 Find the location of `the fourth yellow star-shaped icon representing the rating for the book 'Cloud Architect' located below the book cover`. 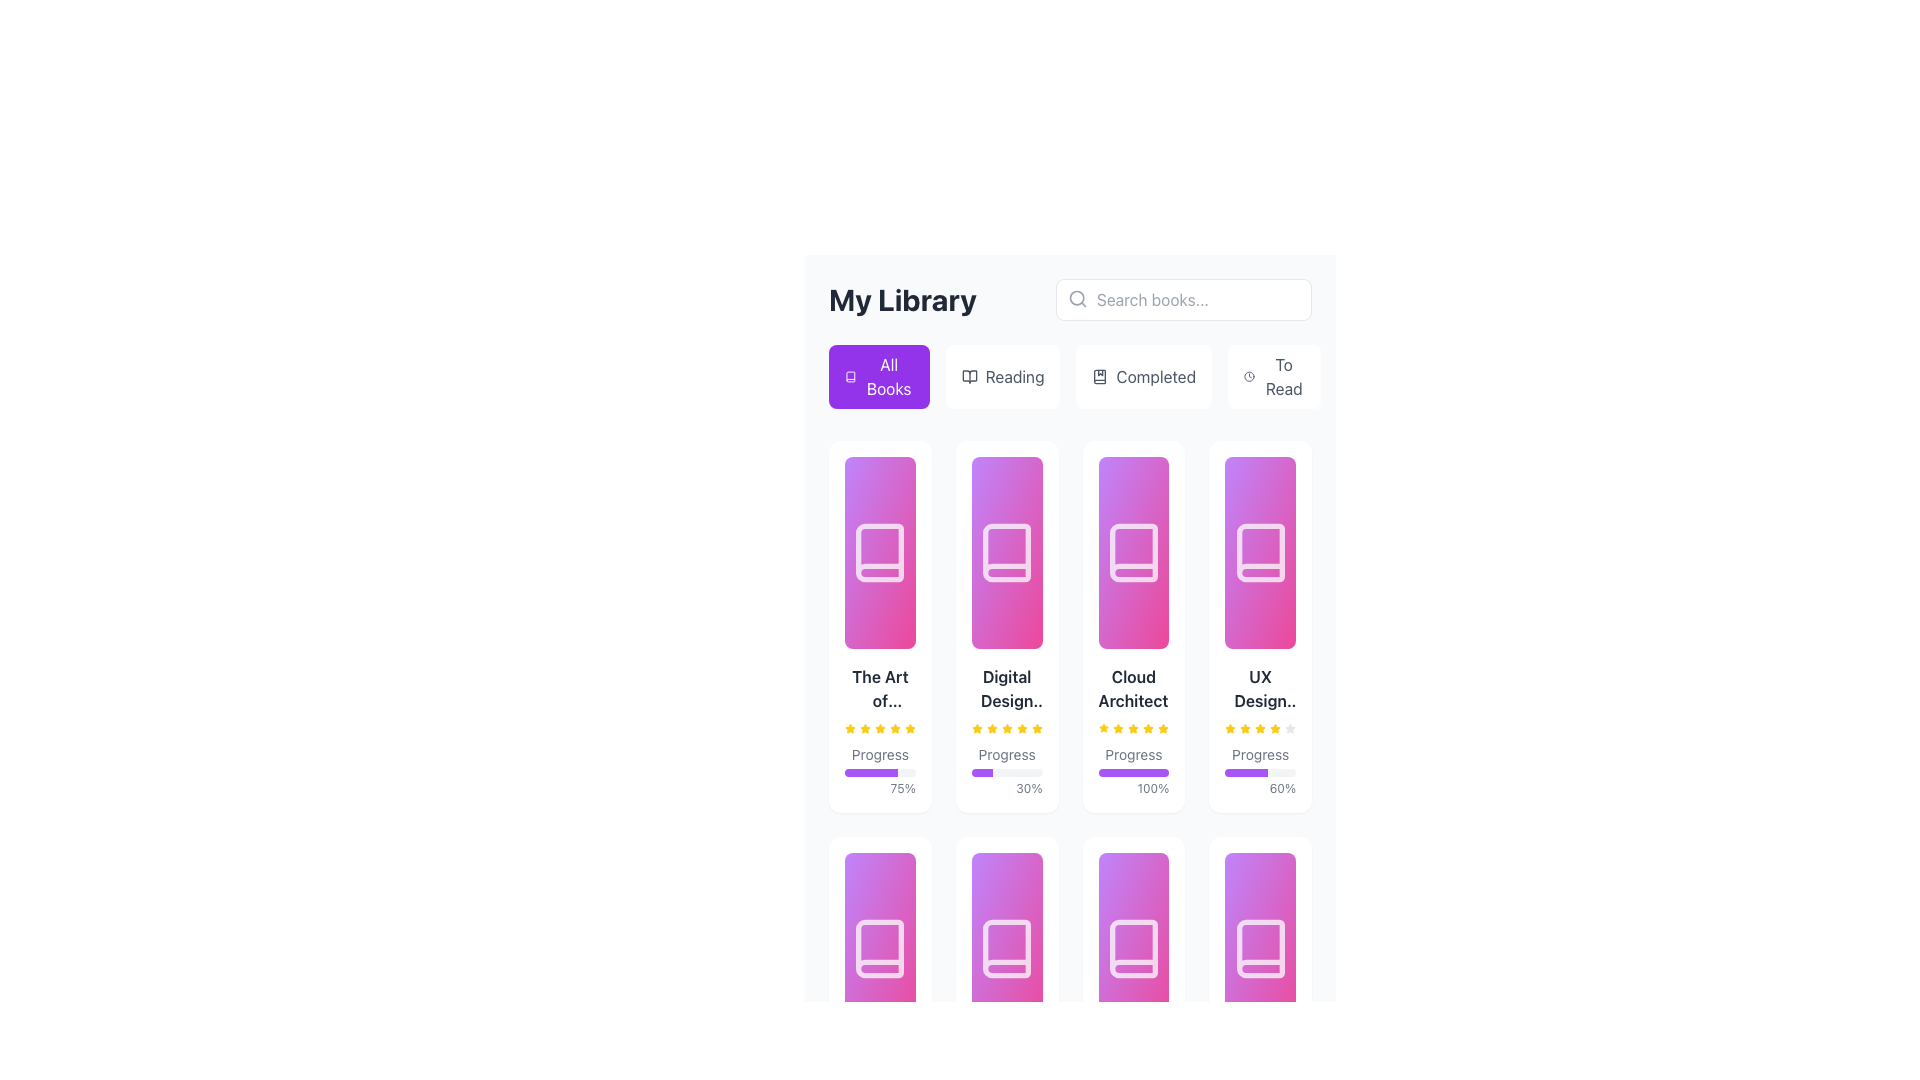

the fourth yellow star-shaped icon representing the rating for the book 'Cloud Architect' located below the book cover is located at coordinates (1148, 729).